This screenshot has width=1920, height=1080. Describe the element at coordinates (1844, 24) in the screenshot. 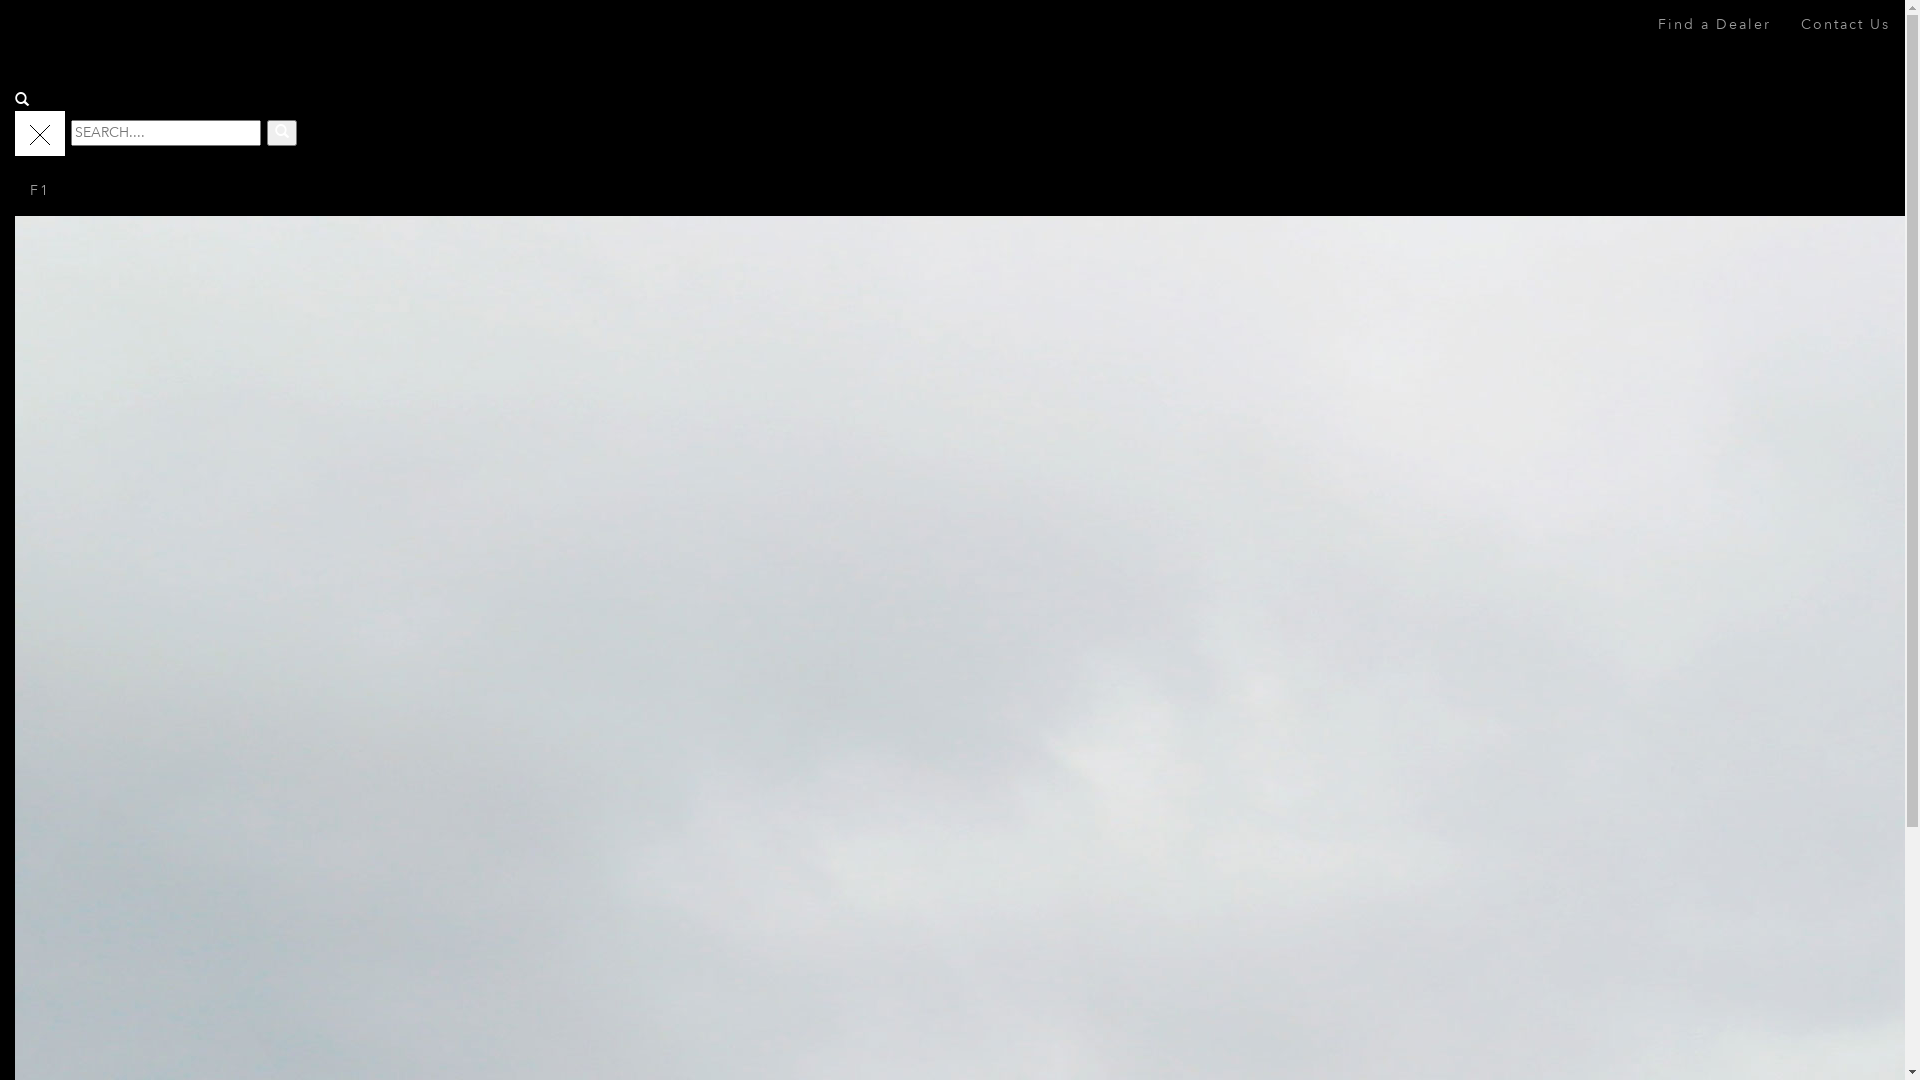

I see `'Contact Us'` at that location.